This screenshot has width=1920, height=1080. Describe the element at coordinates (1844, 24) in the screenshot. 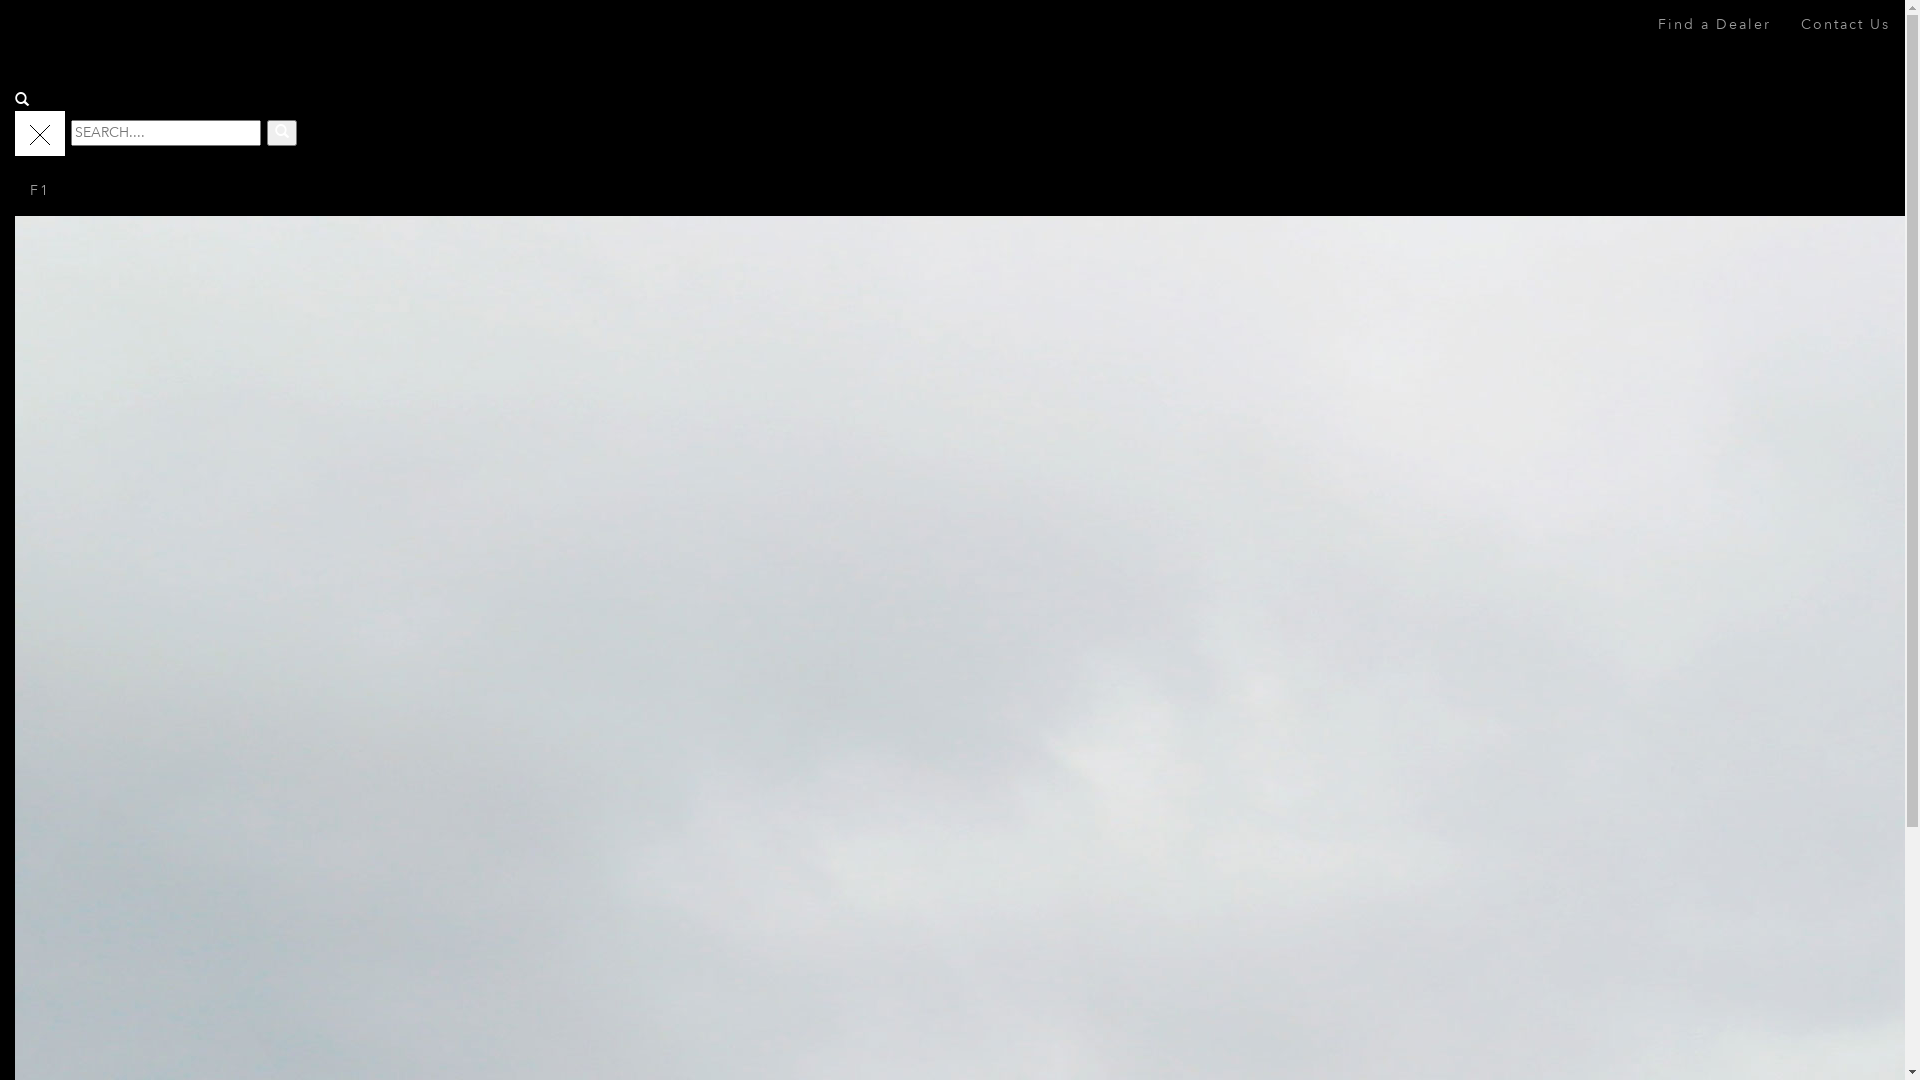

I see `'Contact Us'` at that location.